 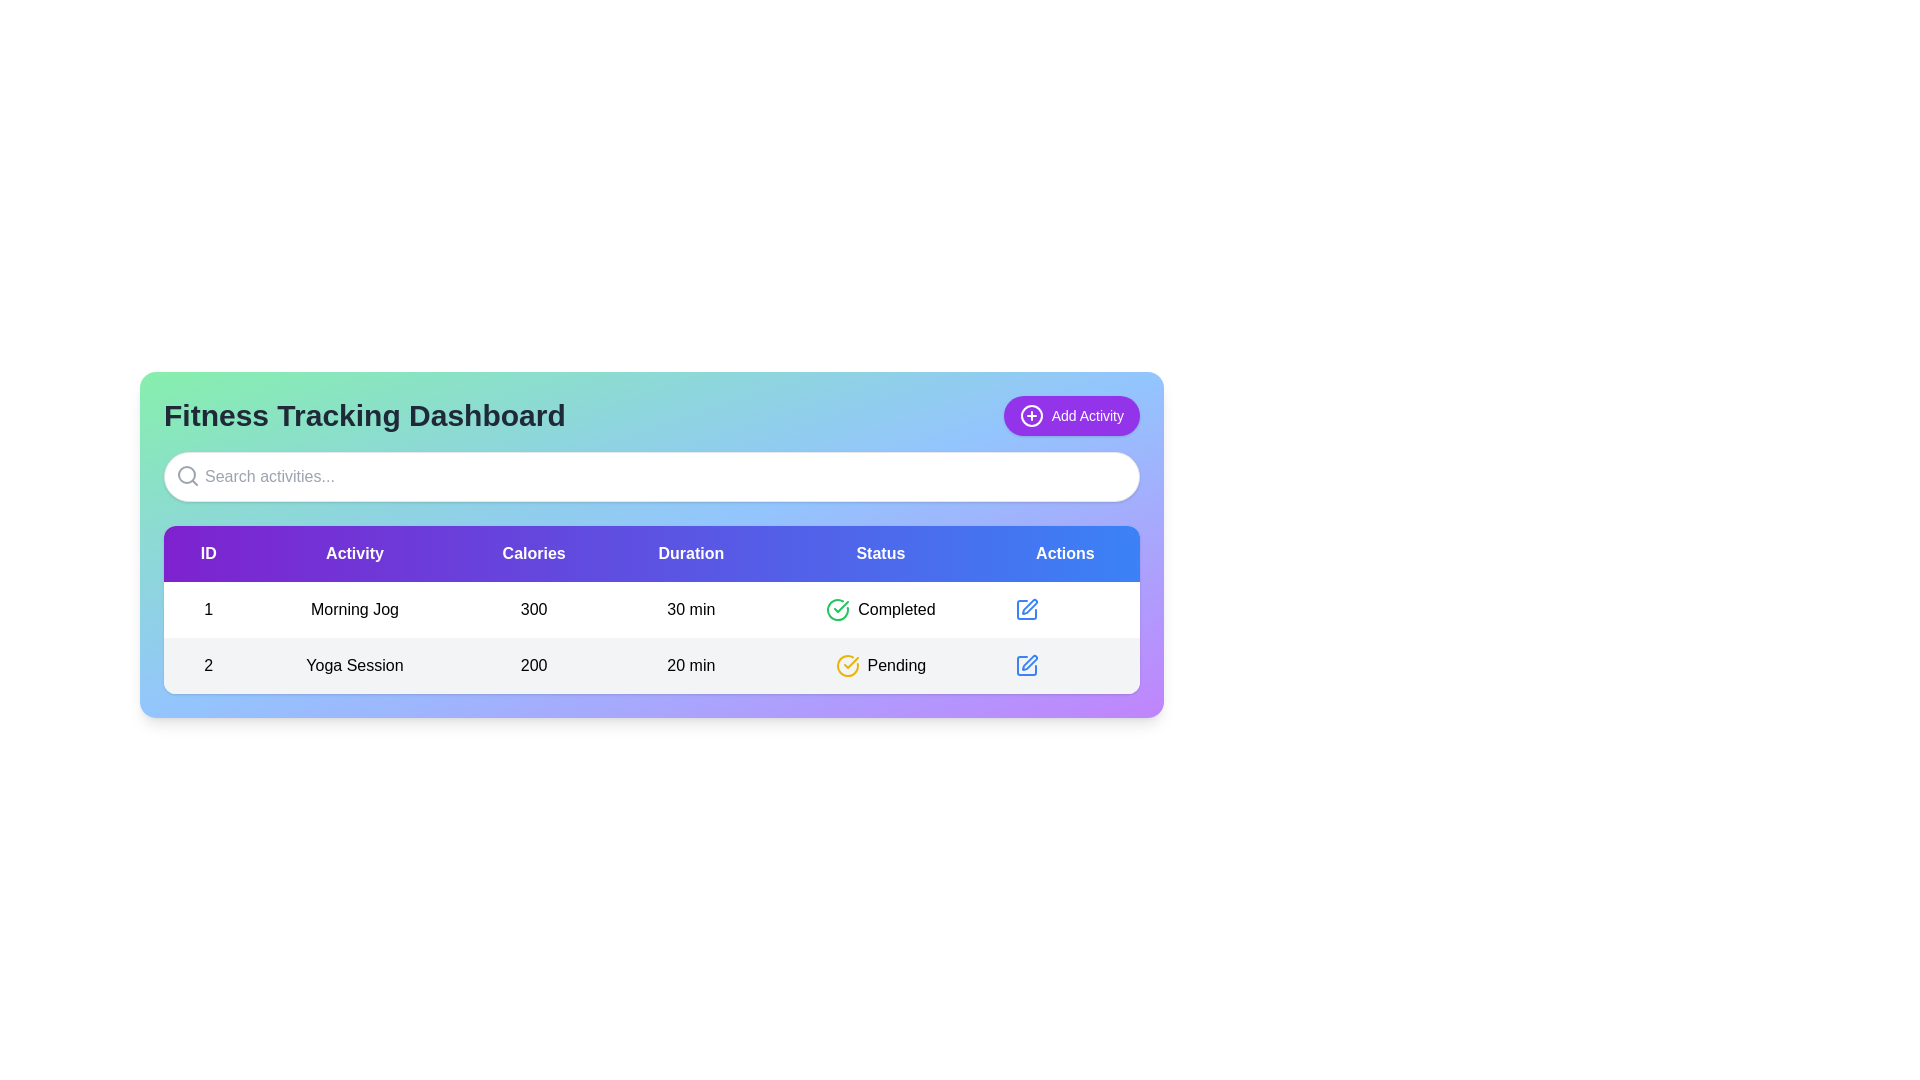 I want to click on the 'Add Activity' button located in the far right section of the 'Fitness Tracking Dashboard' header, so click(x=1070, y=415).